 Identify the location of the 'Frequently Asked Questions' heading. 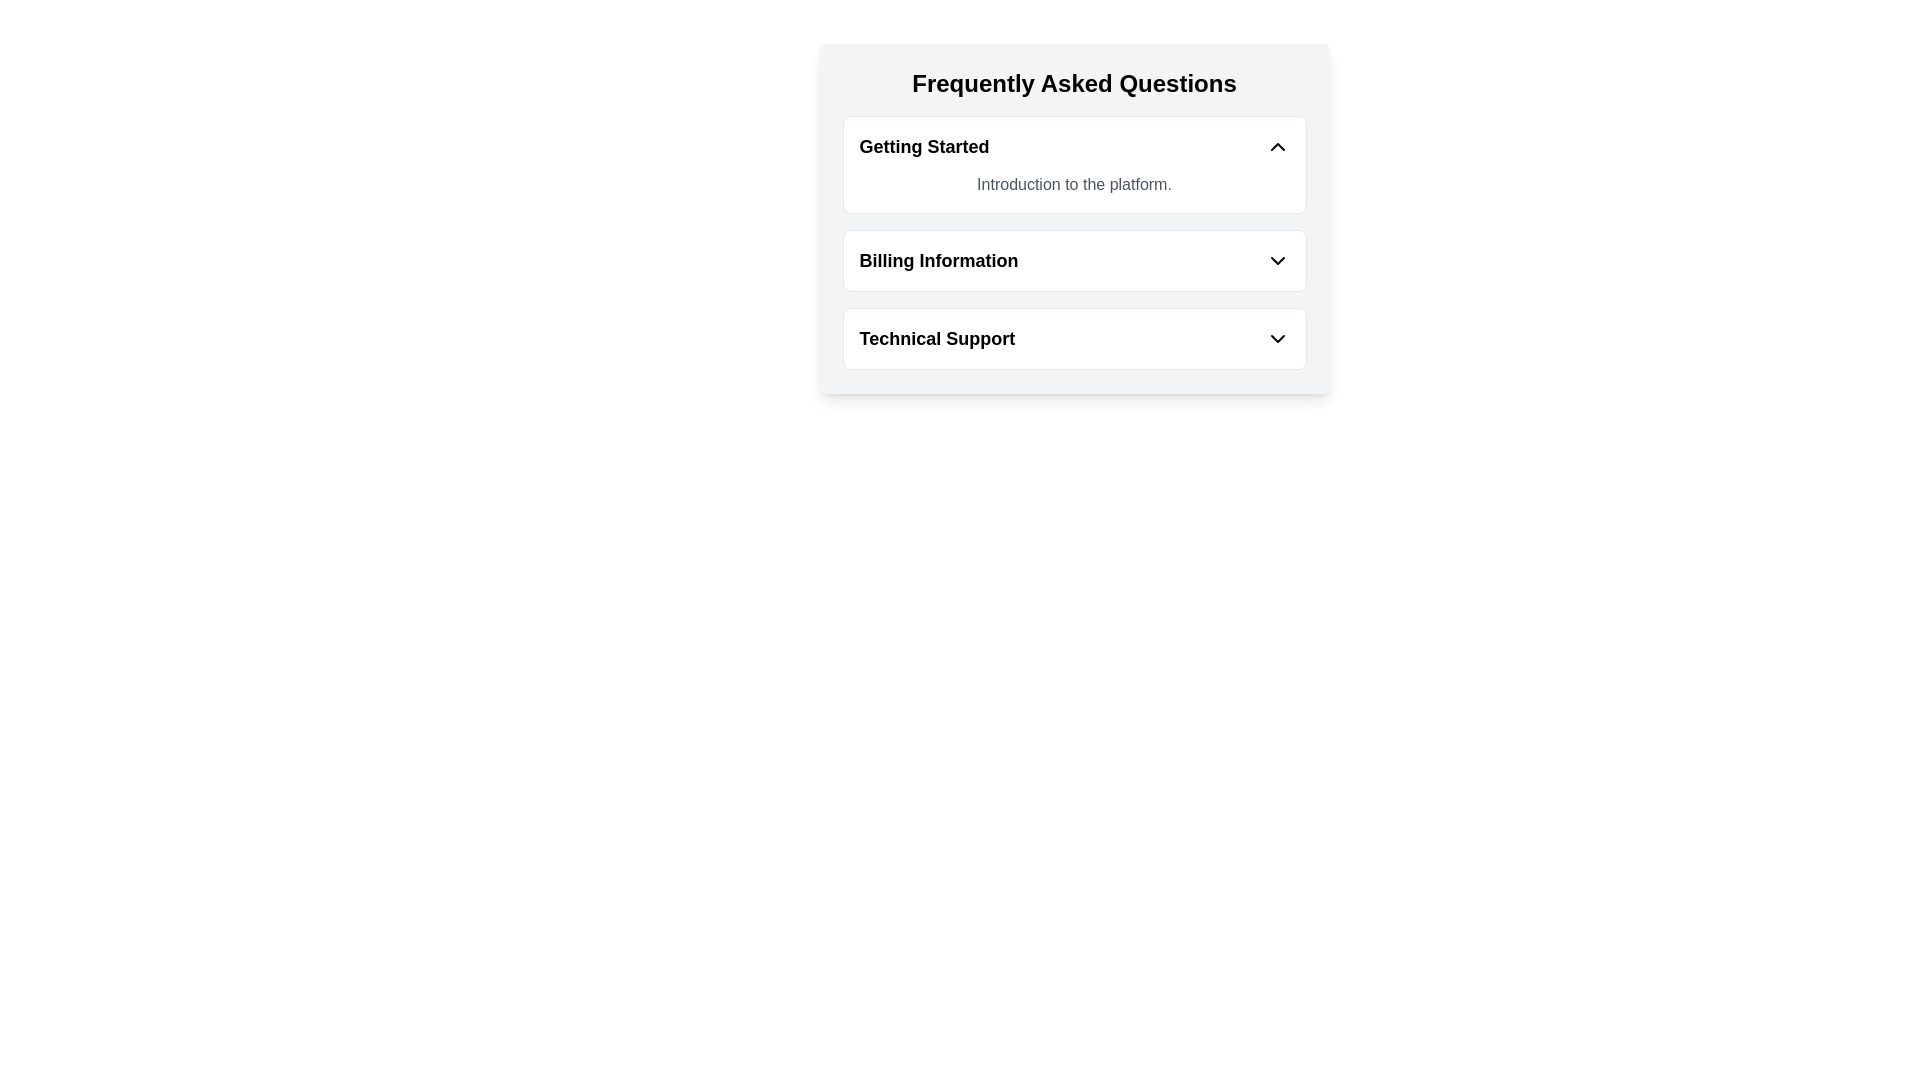
(923, 145).